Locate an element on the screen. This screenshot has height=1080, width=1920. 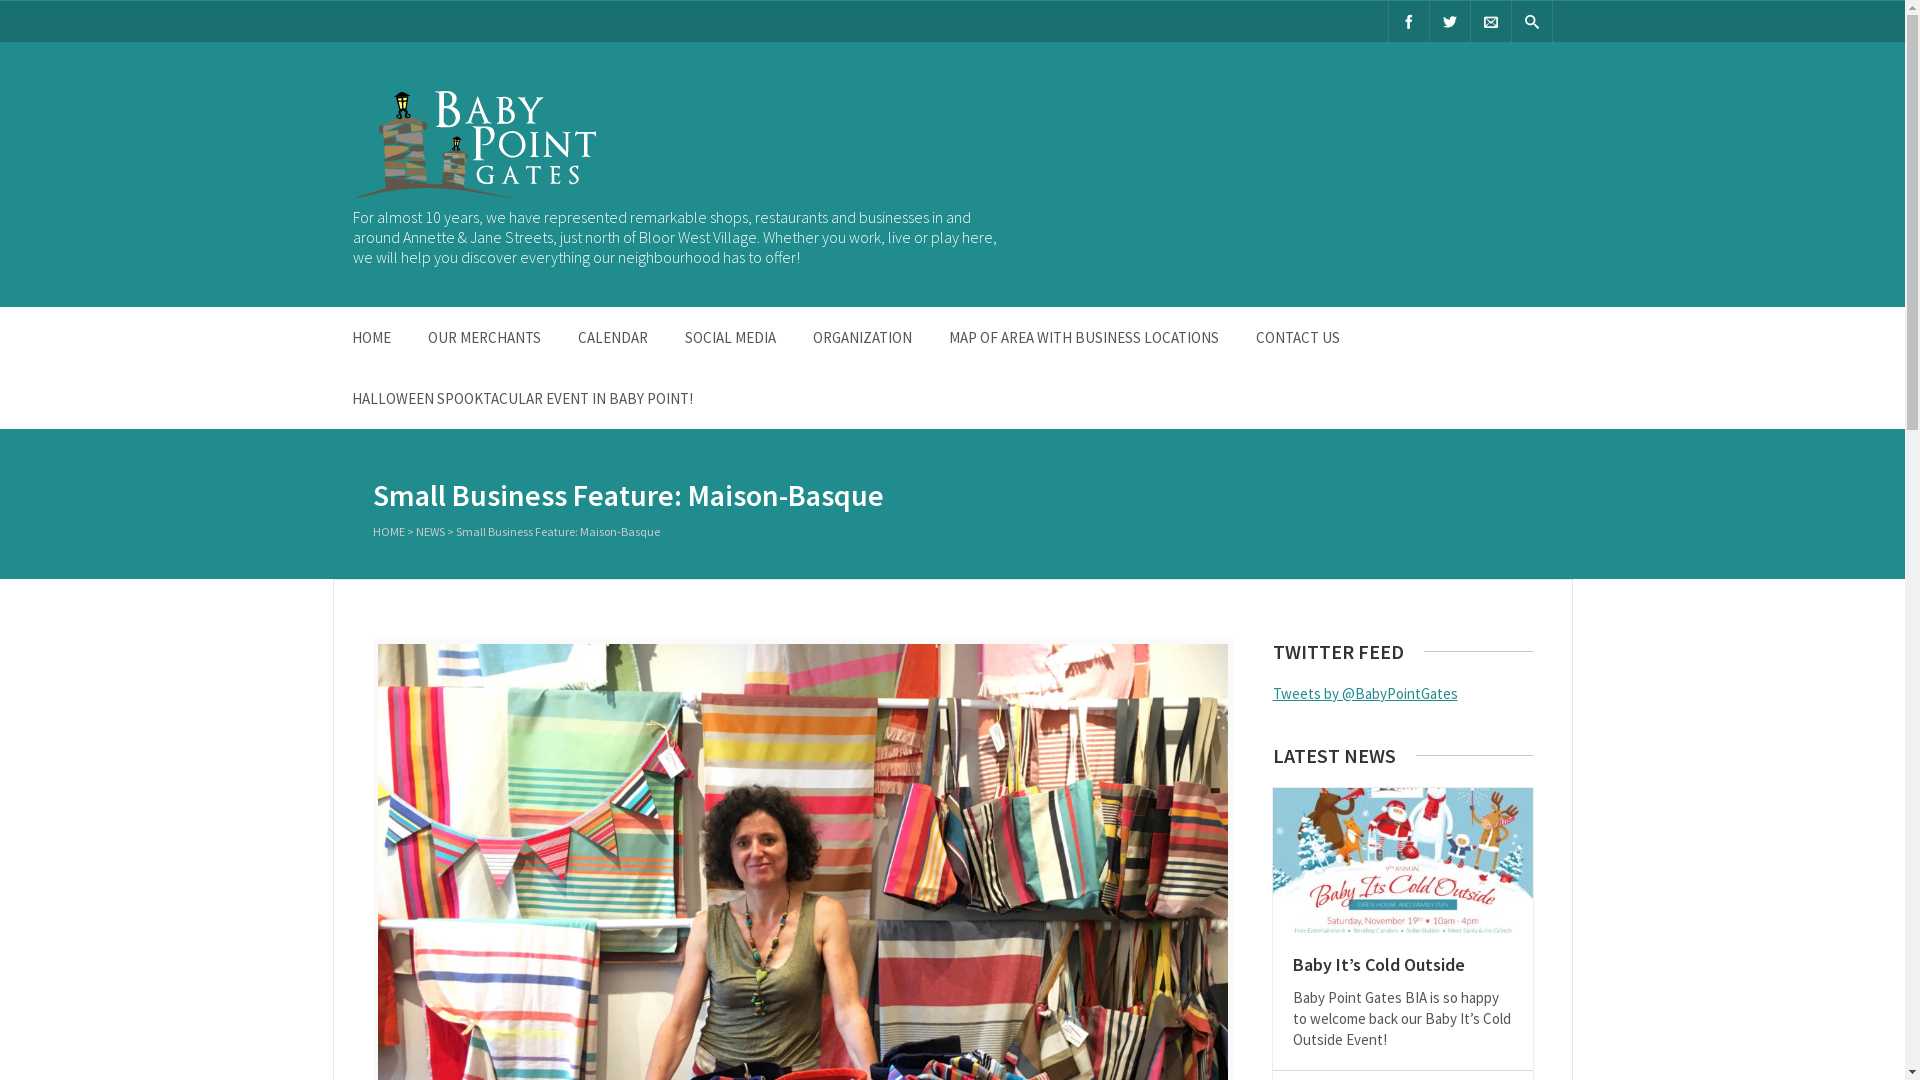
'SOCIAL MEDIA' is located at coordinates (729, 336).